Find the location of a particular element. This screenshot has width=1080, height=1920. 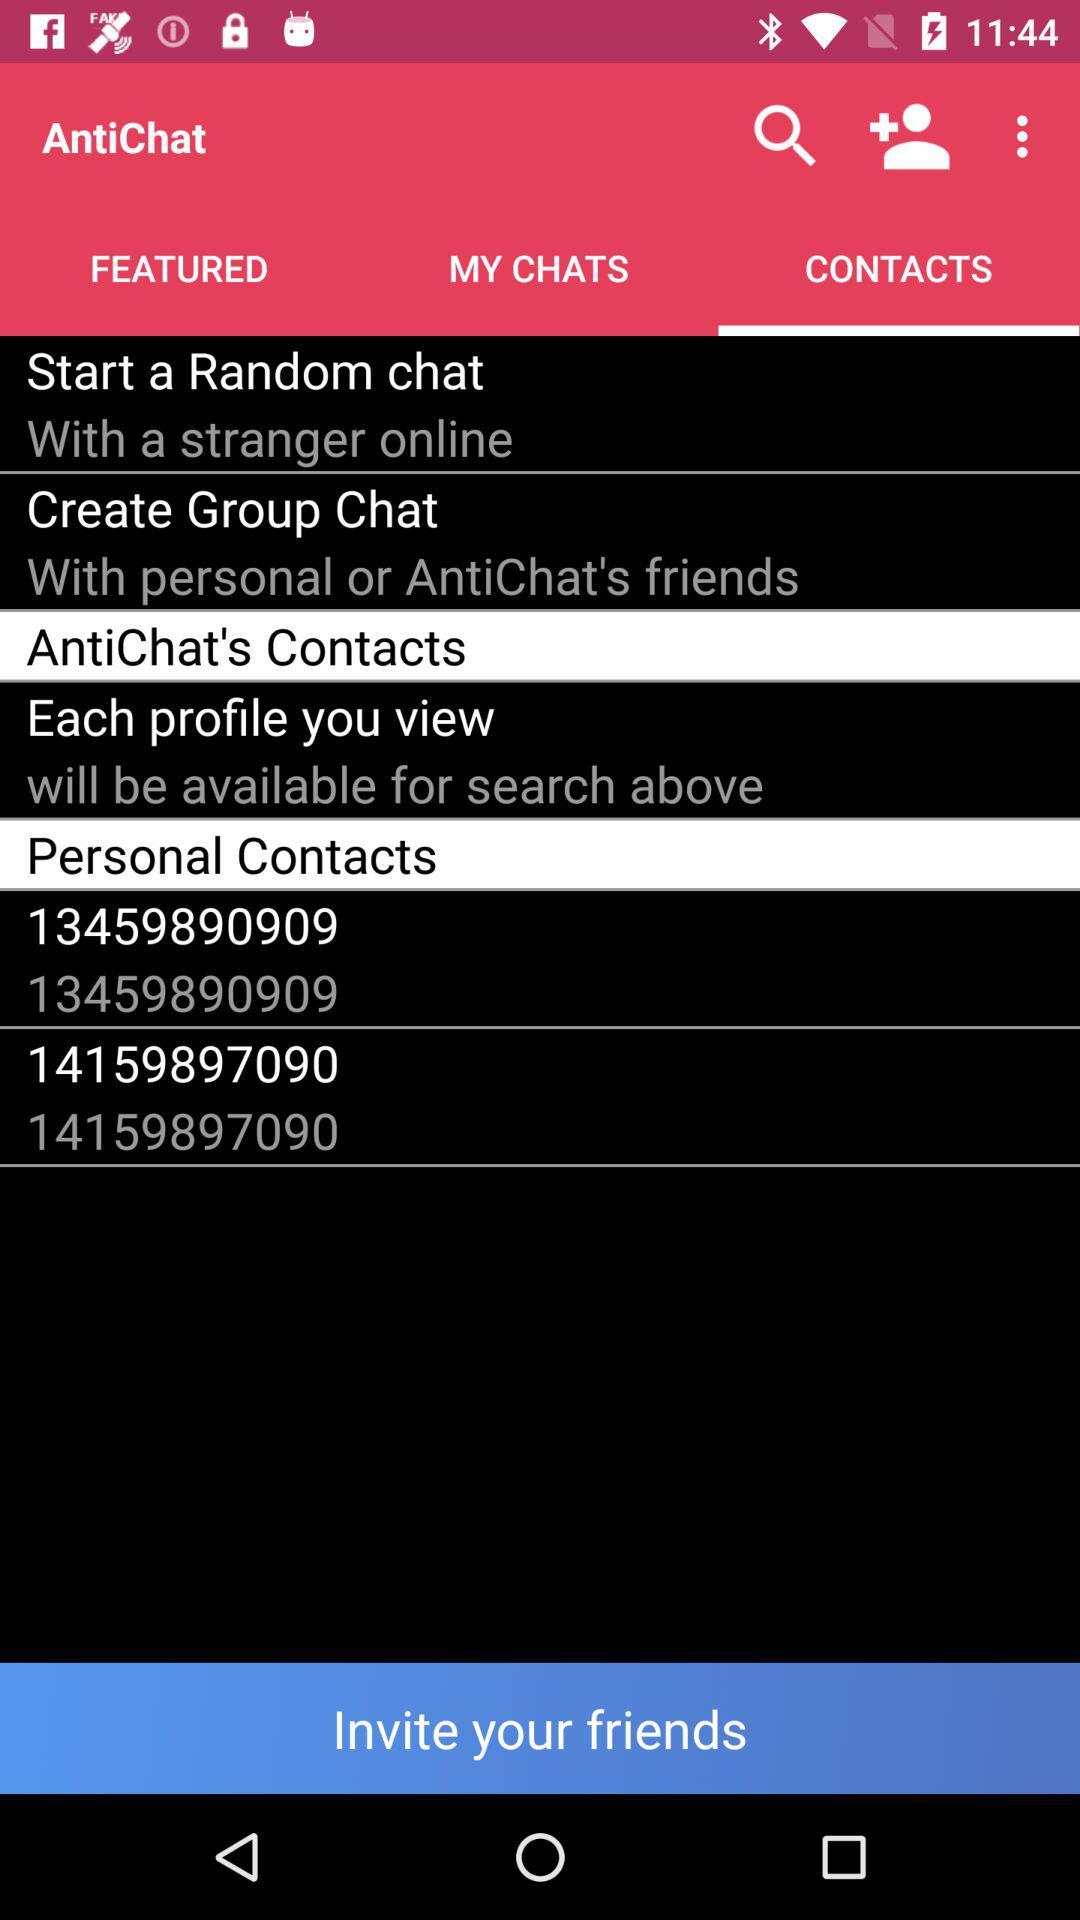

the icon above personal contacts is located at coordinates (395, 782).